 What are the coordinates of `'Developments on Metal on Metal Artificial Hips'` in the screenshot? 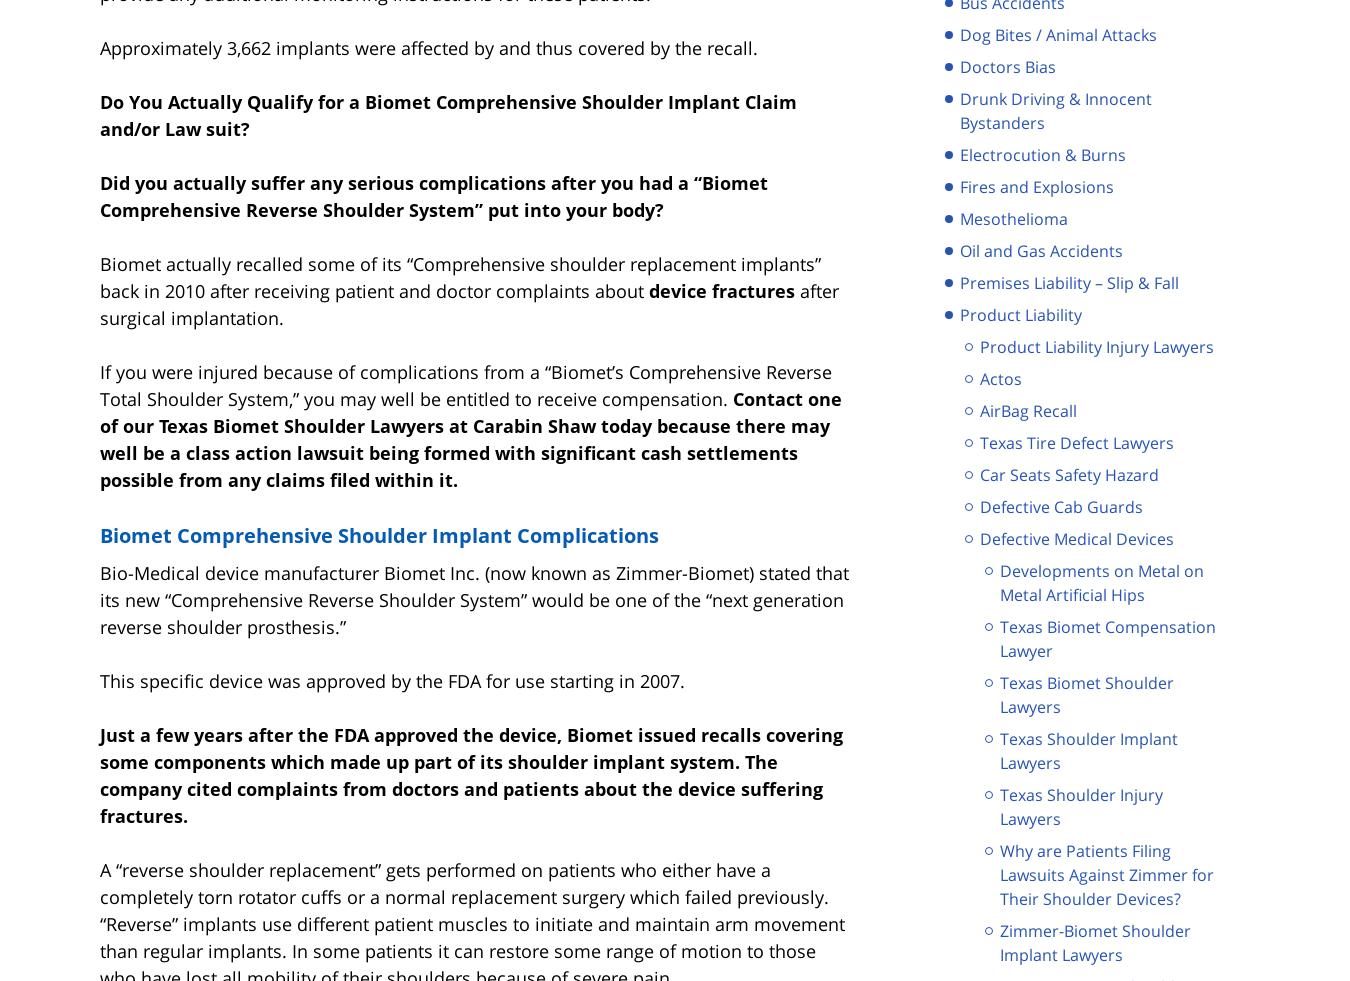 It's located at (998, 582).